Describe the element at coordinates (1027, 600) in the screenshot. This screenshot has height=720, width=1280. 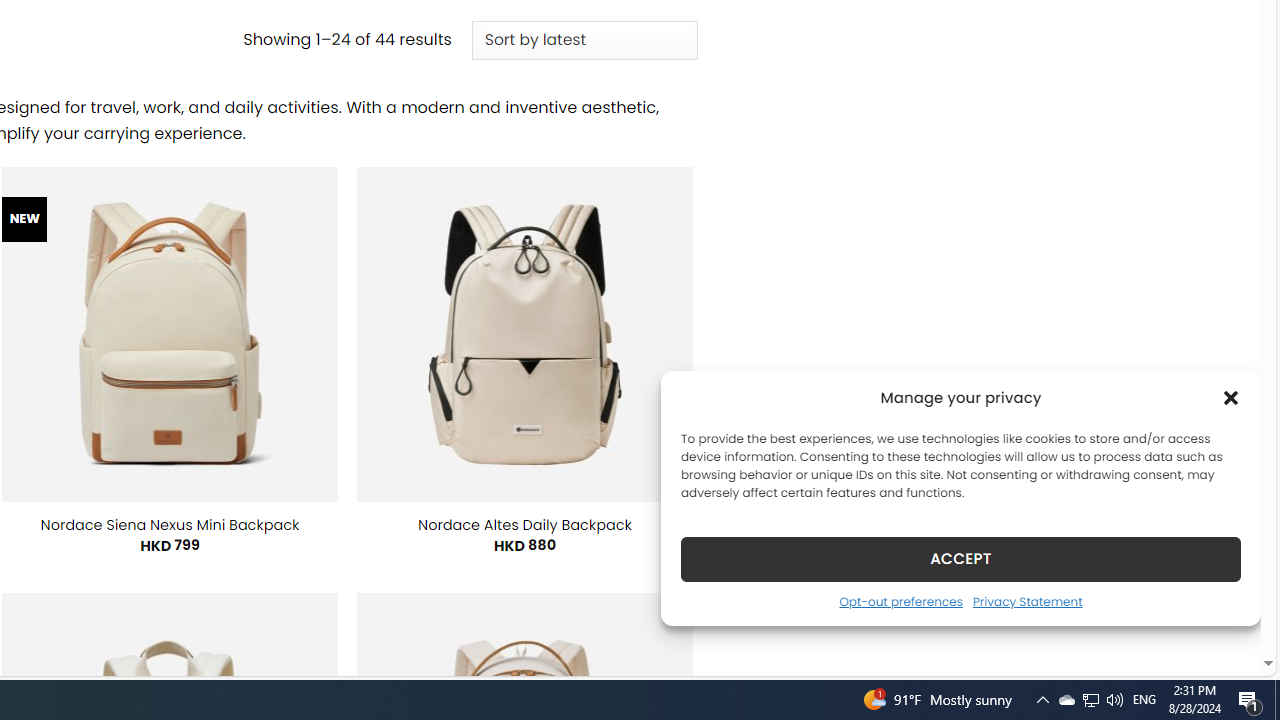
I see `'Privacy Statement'` at that location.